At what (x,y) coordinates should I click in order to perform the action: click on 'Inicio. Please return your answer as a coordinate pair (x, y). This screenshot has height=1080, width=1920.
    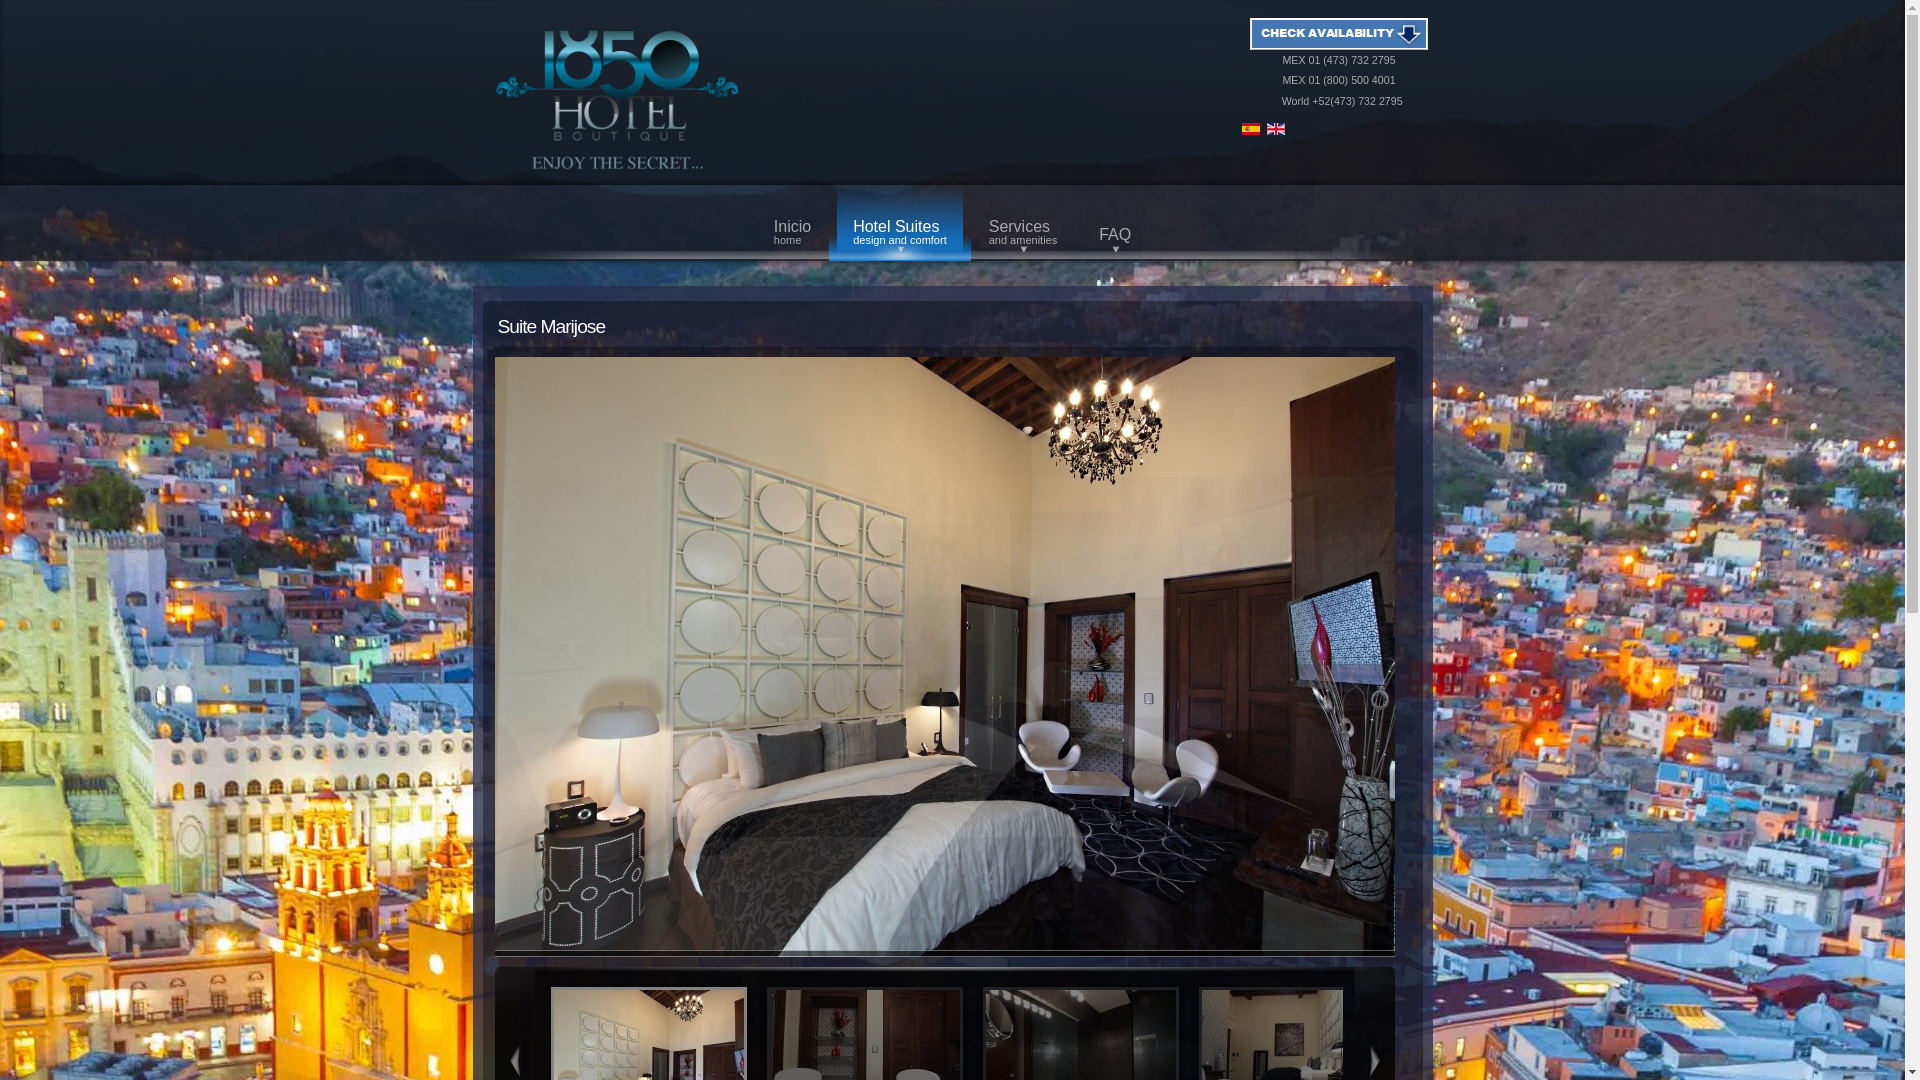
    Looking at the image, I should click on (791, 223).